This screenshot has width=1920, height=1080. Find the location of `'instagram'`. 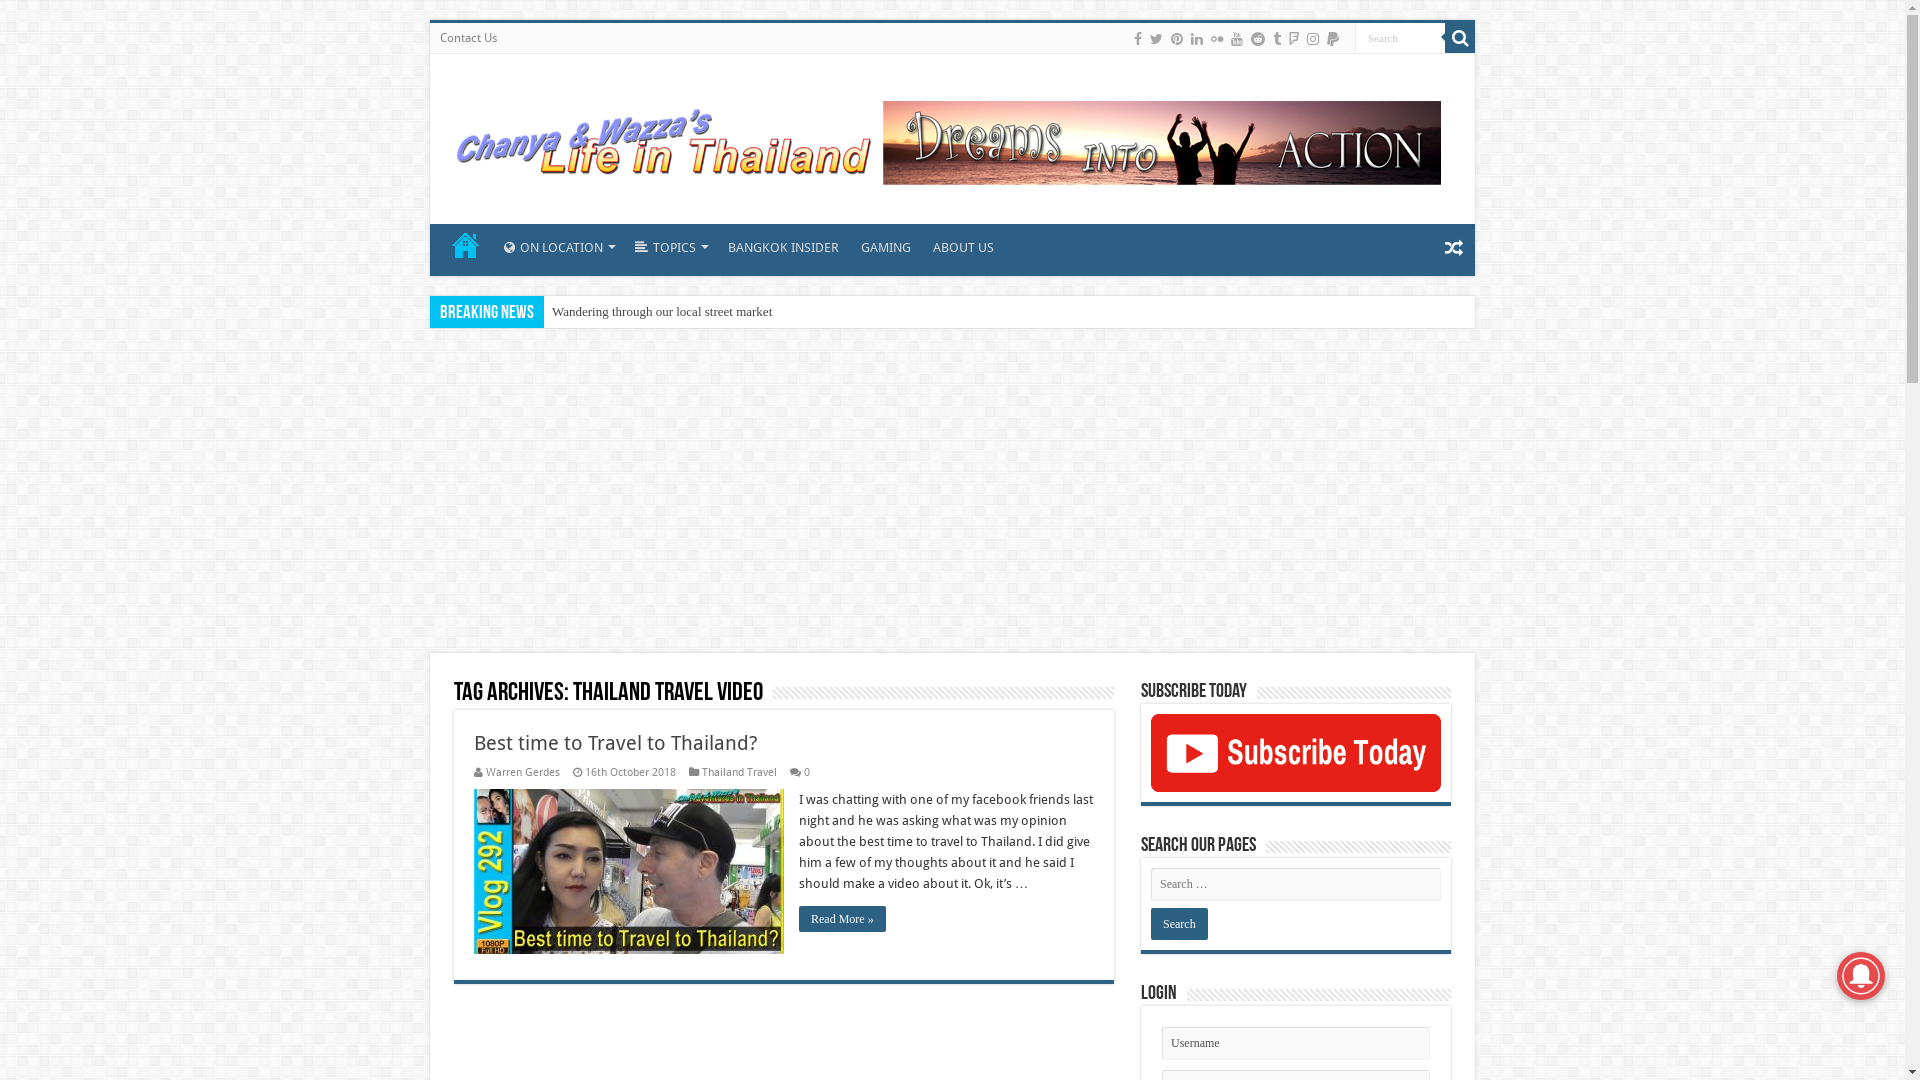

'instagram' is located at coordinates (1305, 38).